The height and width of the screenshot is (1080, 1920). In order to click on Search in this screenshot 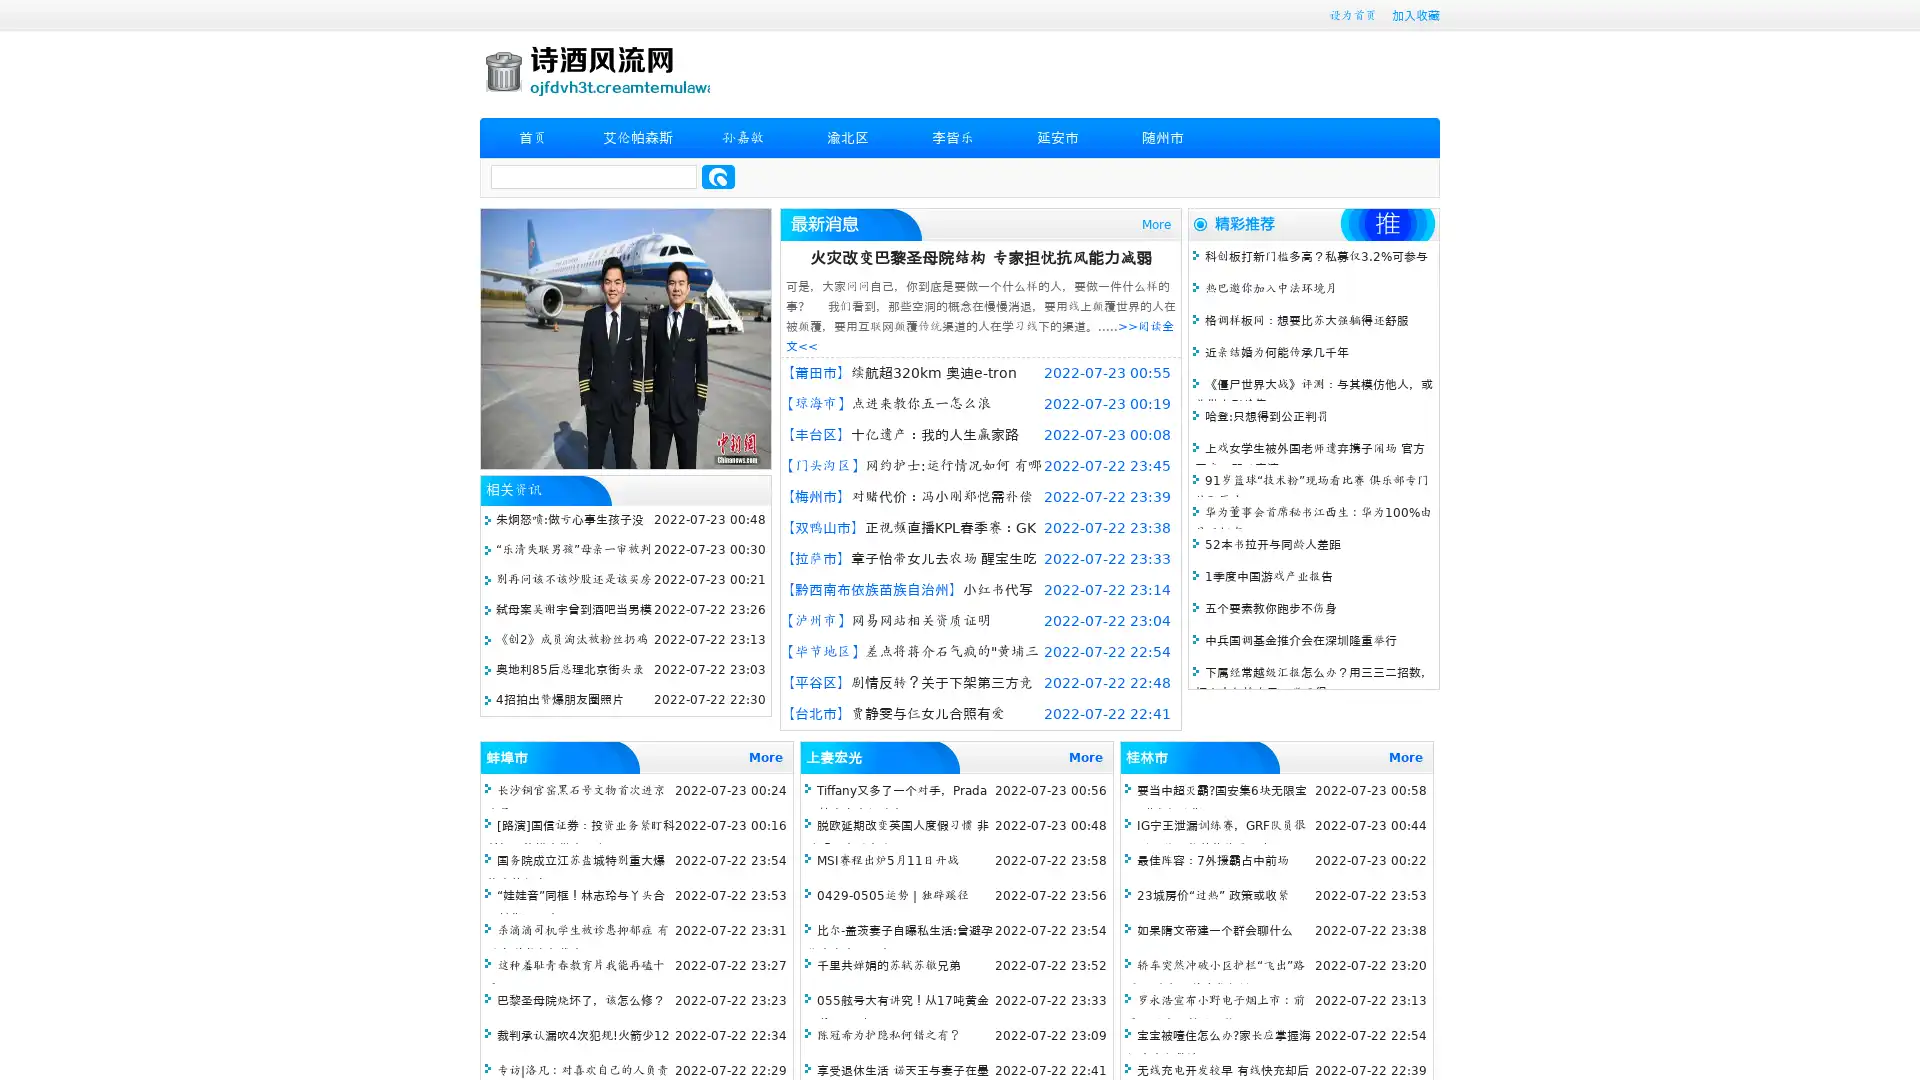, I will do `click(718, 176)`.